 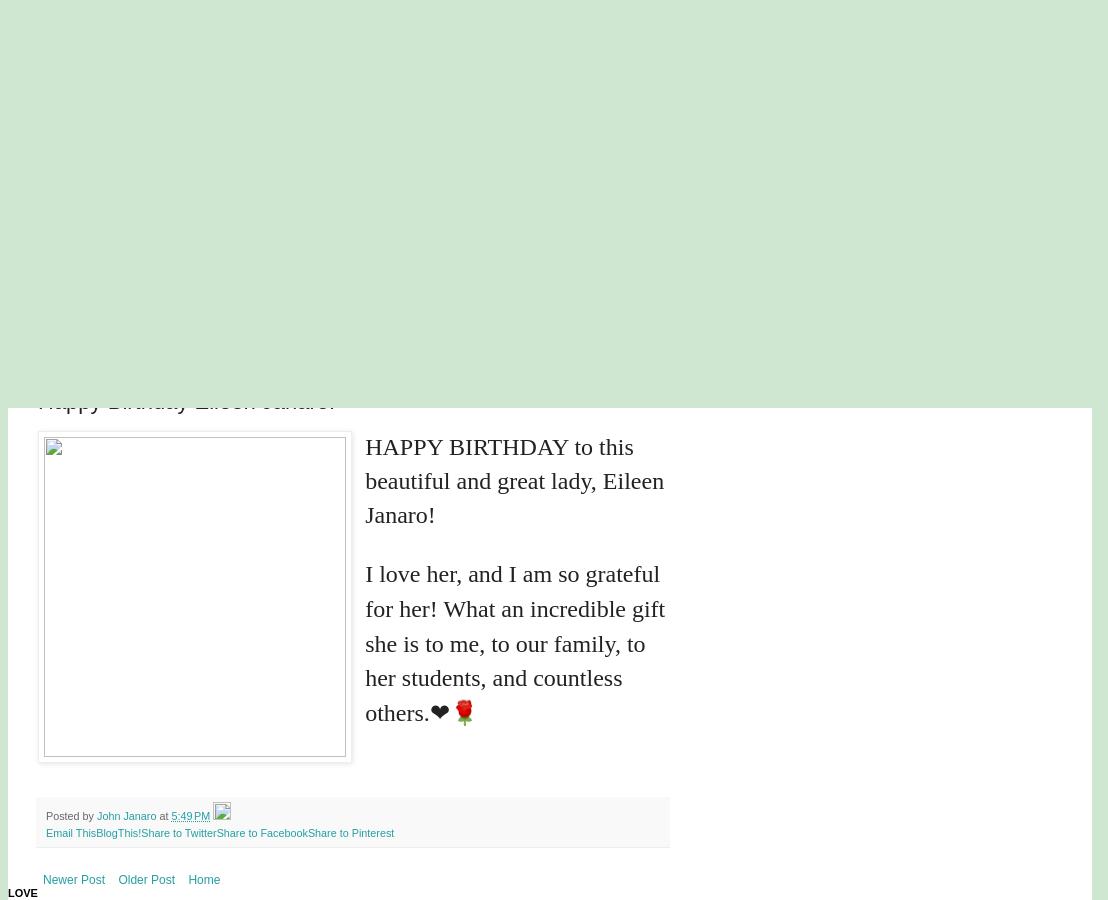 I want to click on 'Share to Facebook', so click(x=260, y=831).